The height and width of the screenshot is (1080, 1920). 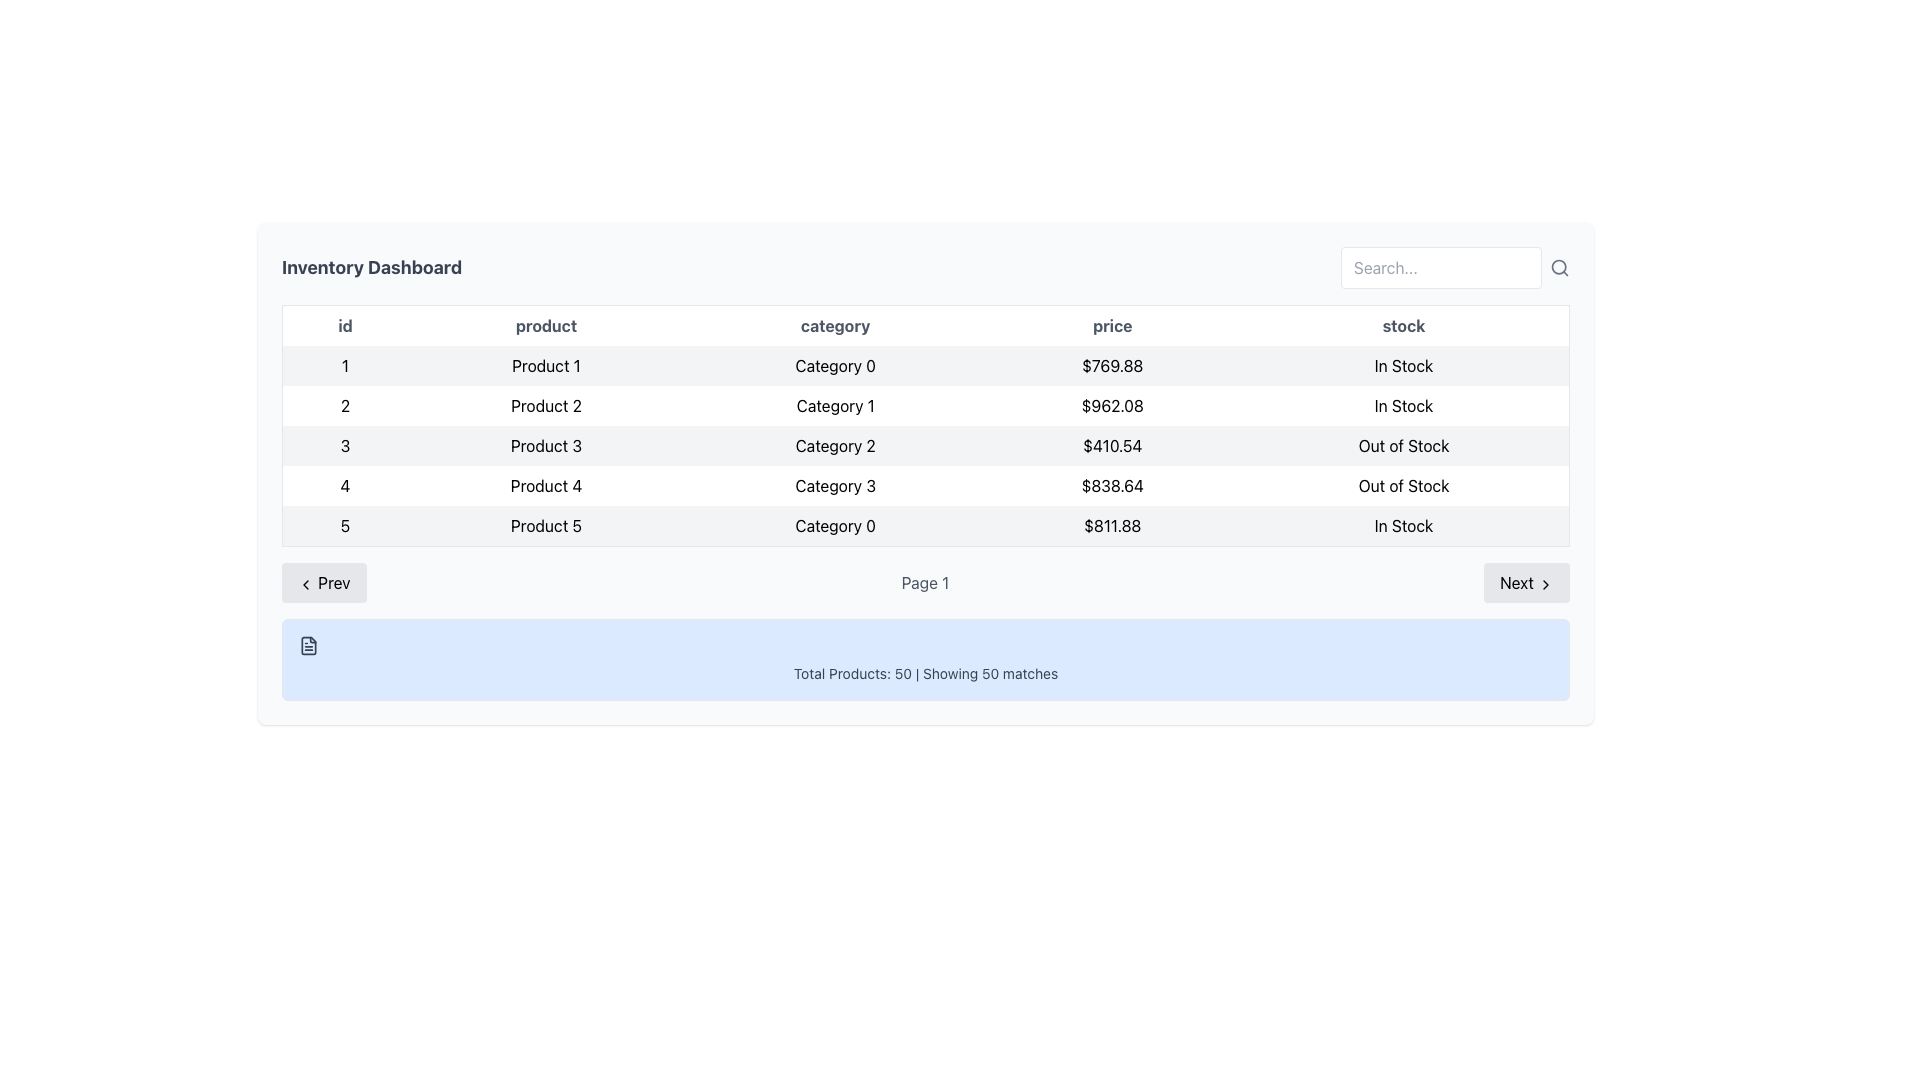 What do you see at coordinates (1111, 366) in the screenshot?
I see `the text displaying the price '$769.88' in the fourth column of the first row of the table, which is adjacent to 'Category 0' and 'In Stock'` at bounding box center [1111, 366].